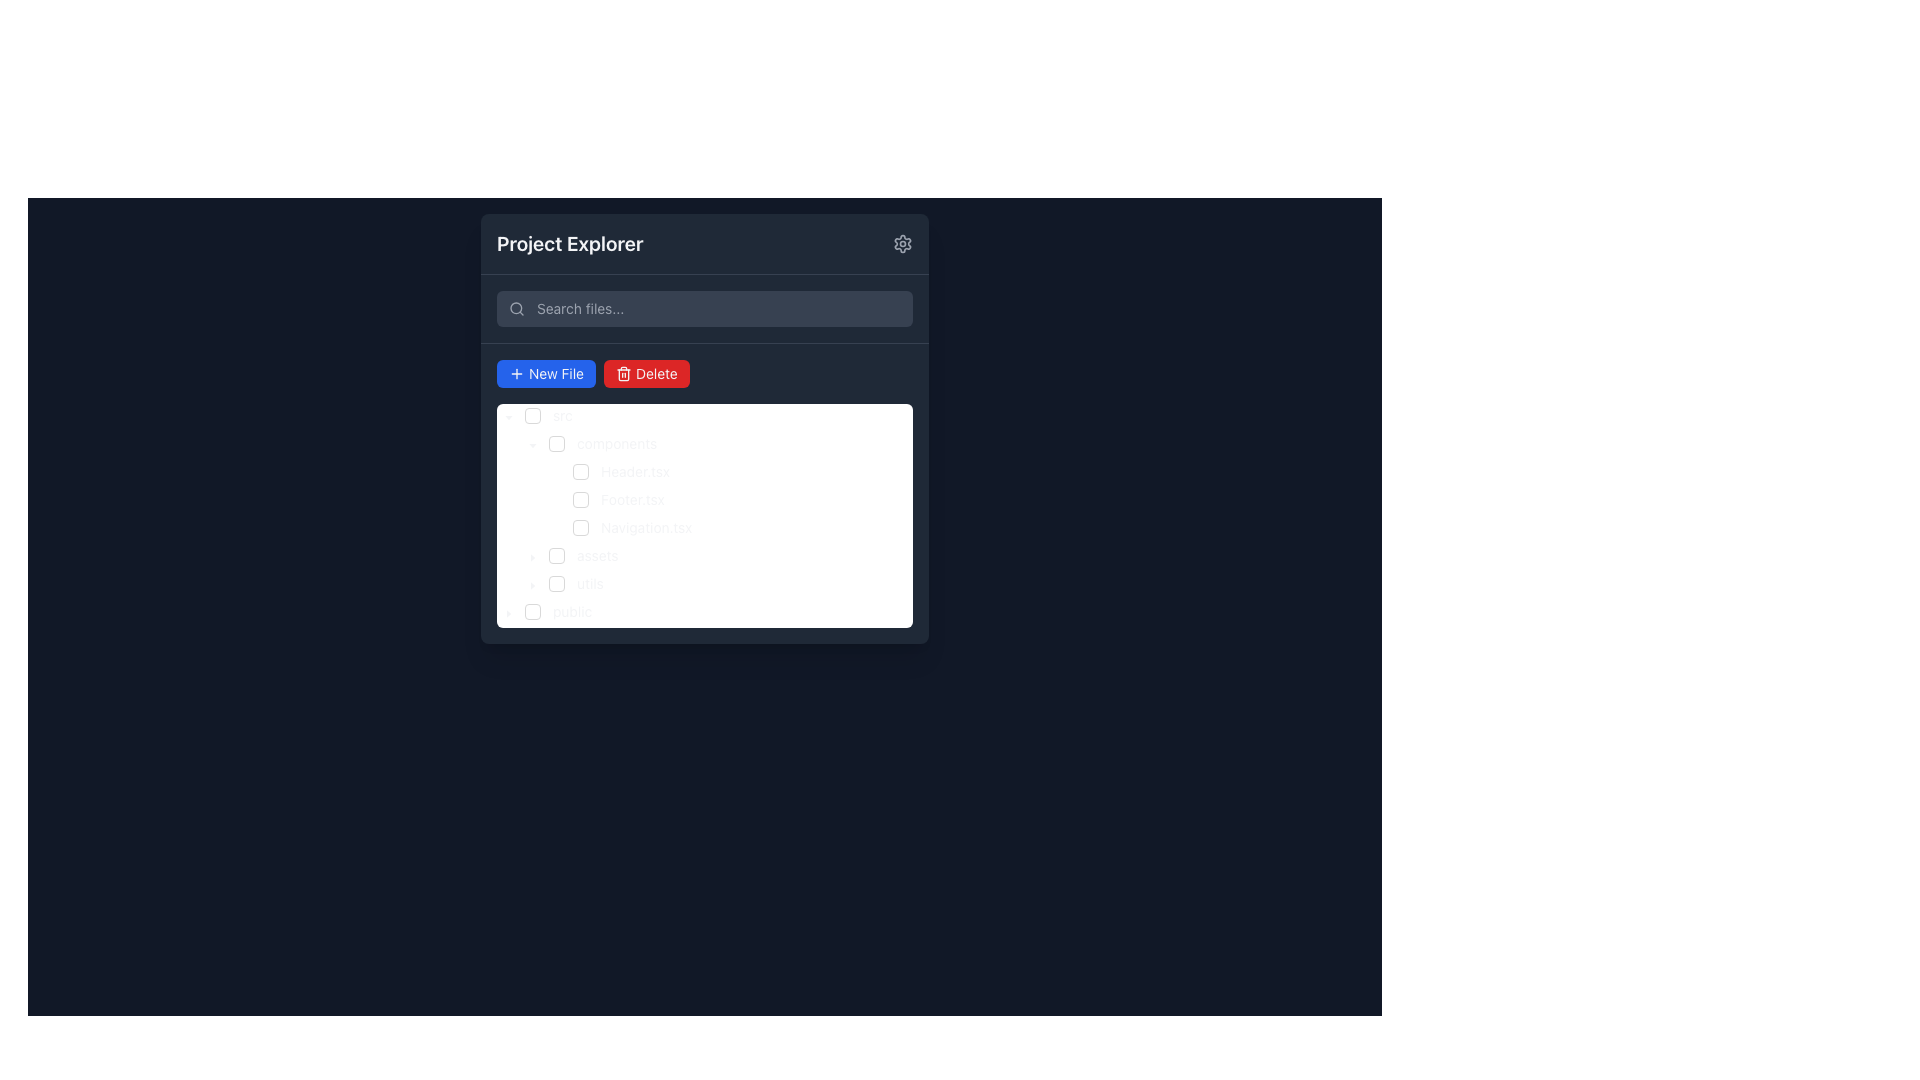 Image resolution: width=1920 pixels, height=1080 pixels. Describe the element at coordinates (583, 499) in the screenshot. I see `the checkbox` at that location.